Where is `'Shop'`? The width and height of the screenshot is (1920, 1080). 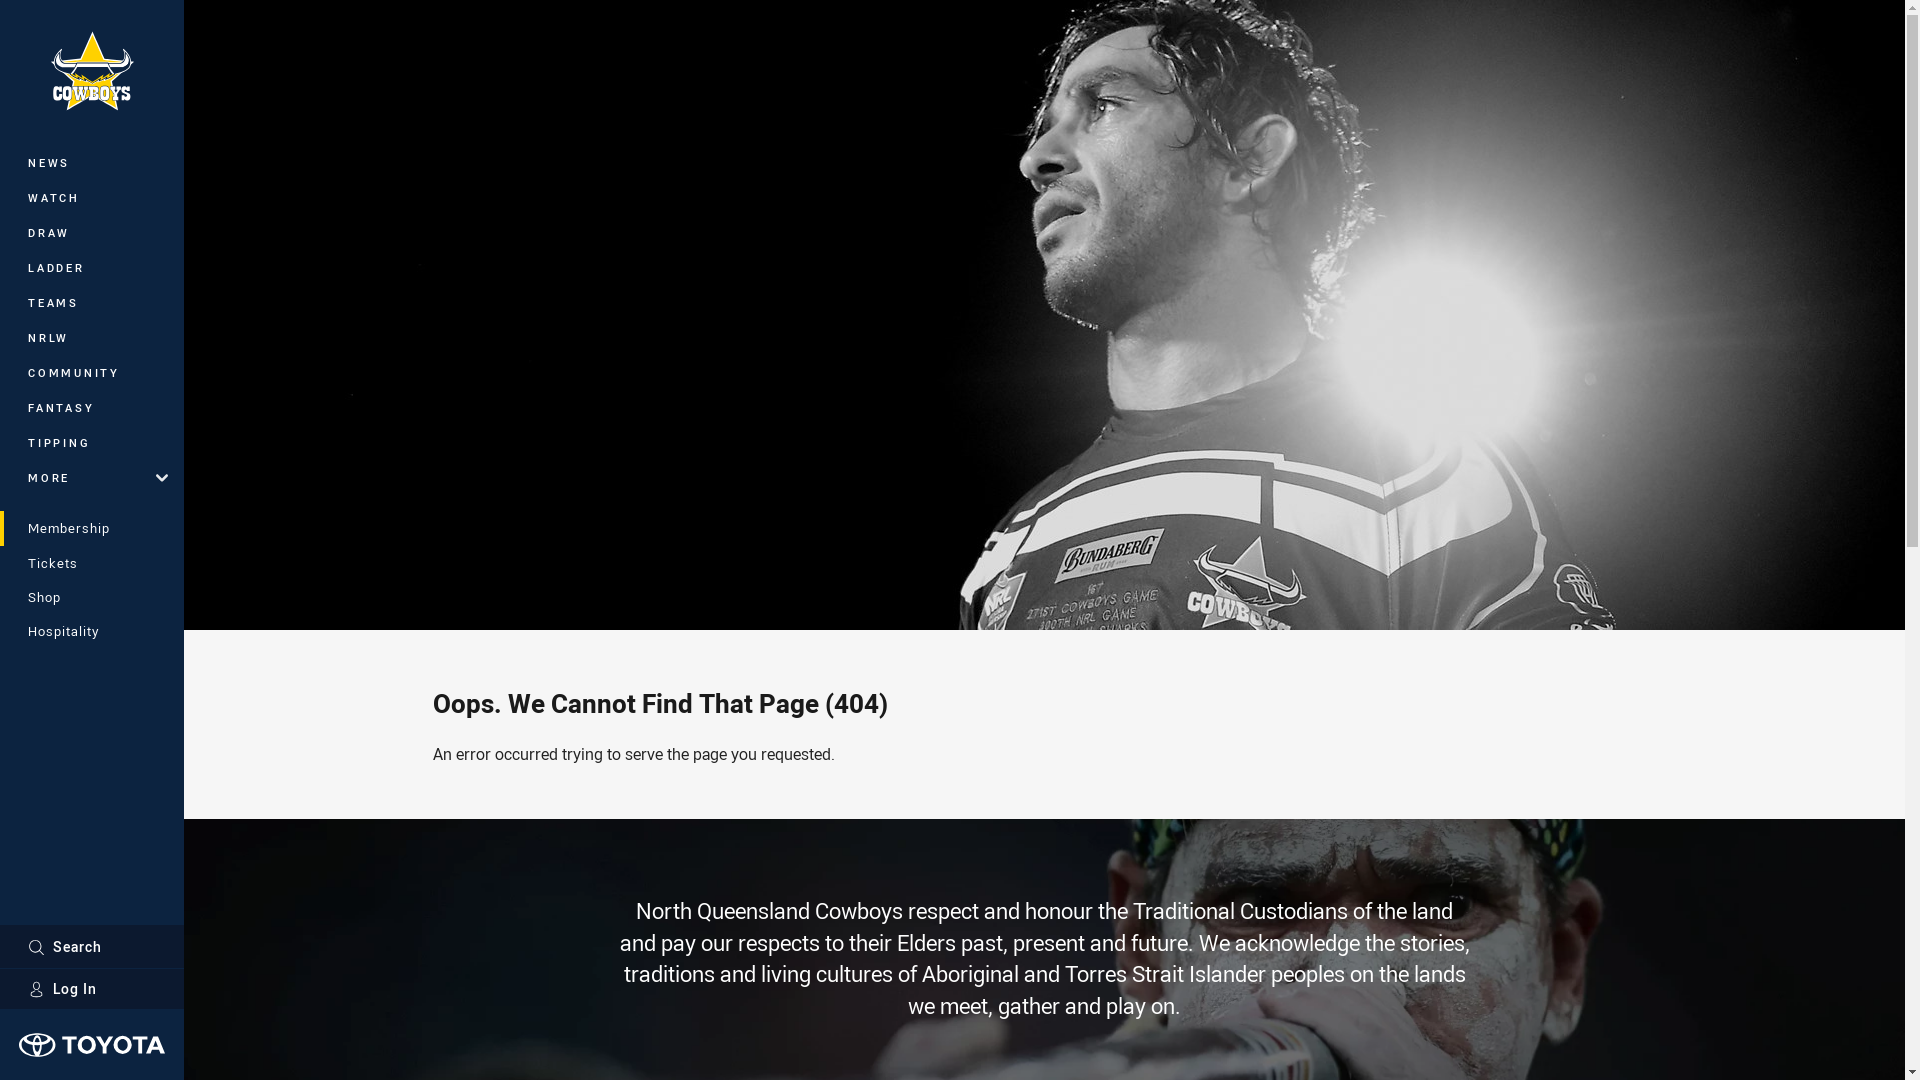 'Shop' is located at coordinates (90, 596).